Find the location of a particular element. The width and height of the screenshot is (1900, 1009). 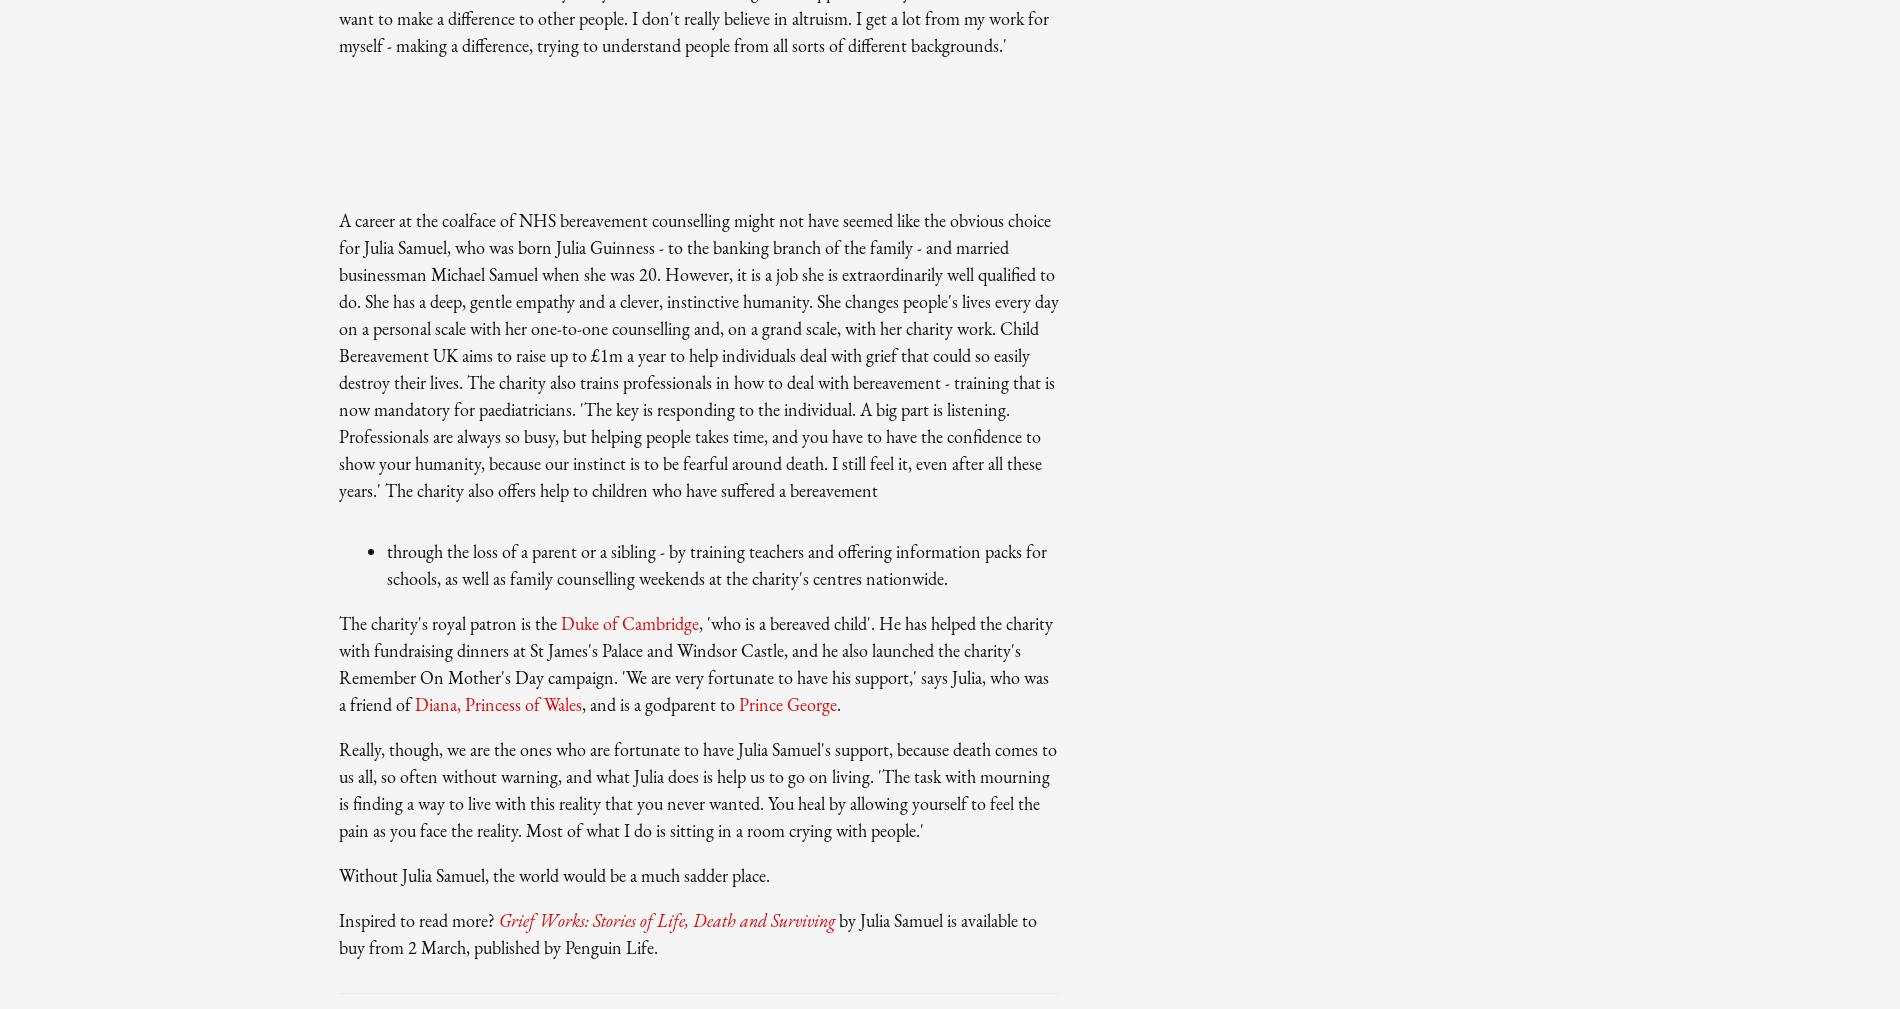

'Prince George' is located at coordinates (786, 703).